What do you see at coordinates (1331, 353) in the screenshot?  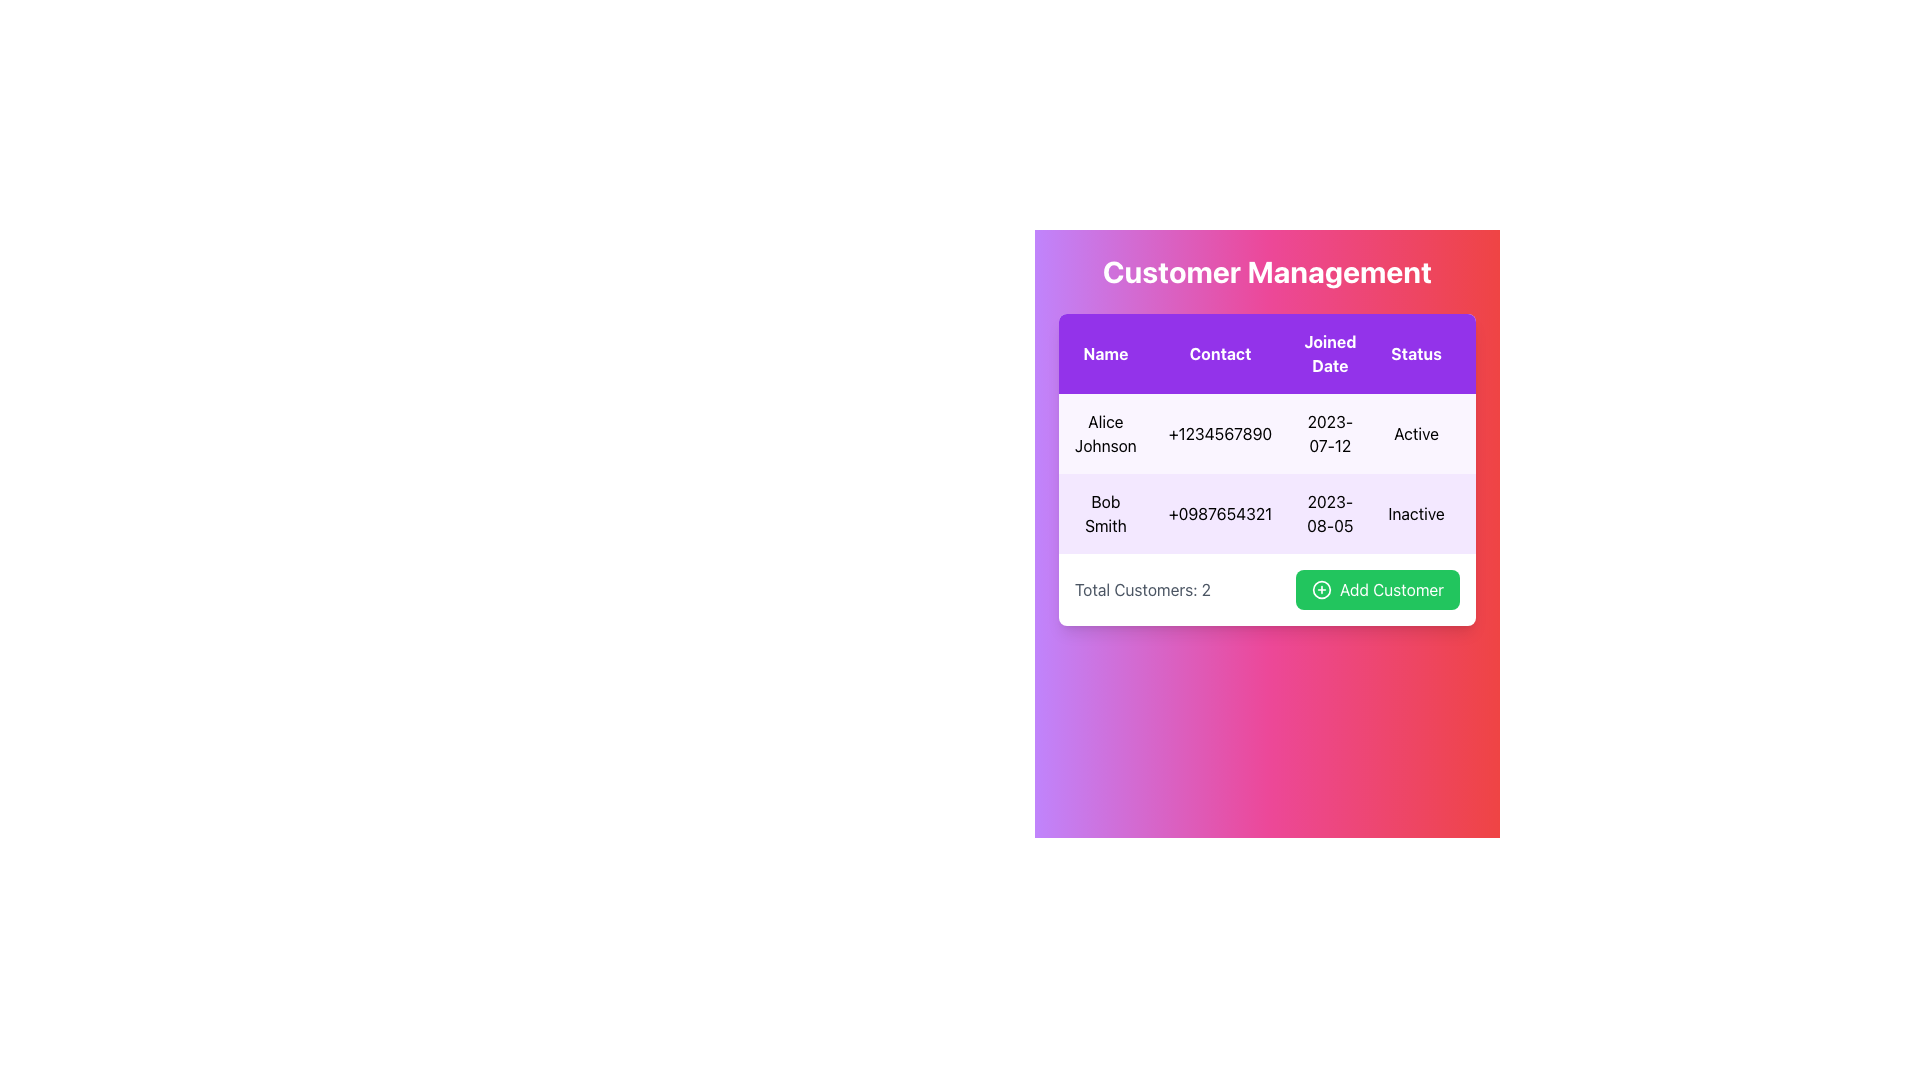 I see `the Table Header element that defines the column titles for the data table in the Customer Management interface` at bounding box center [1331, 353].